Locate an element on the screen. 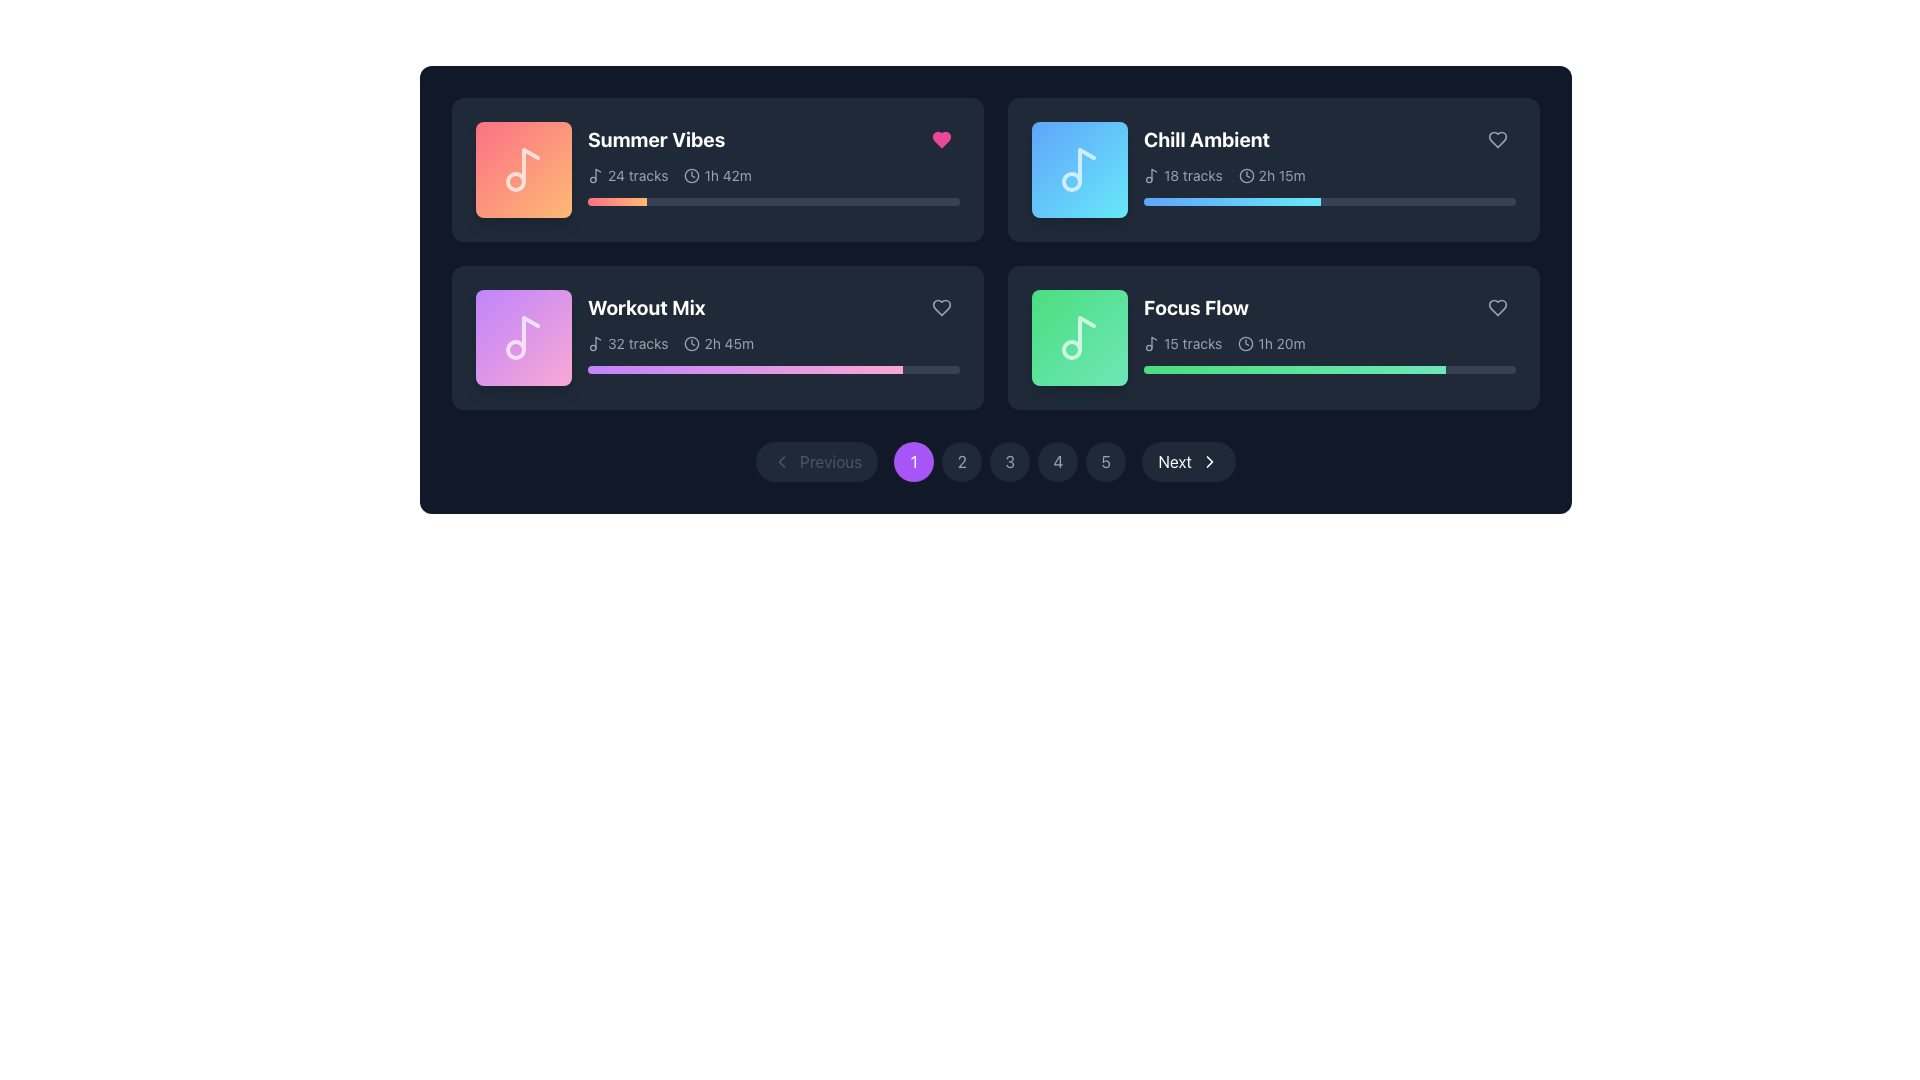 This screenshot has height=1080, width=1920. the Progress Indicator located within the progress bar under the 'Summer Vibes' section of the '24 tracks' playlist, which visually represents the completion status of audio content is located at coordinates (616, 201).